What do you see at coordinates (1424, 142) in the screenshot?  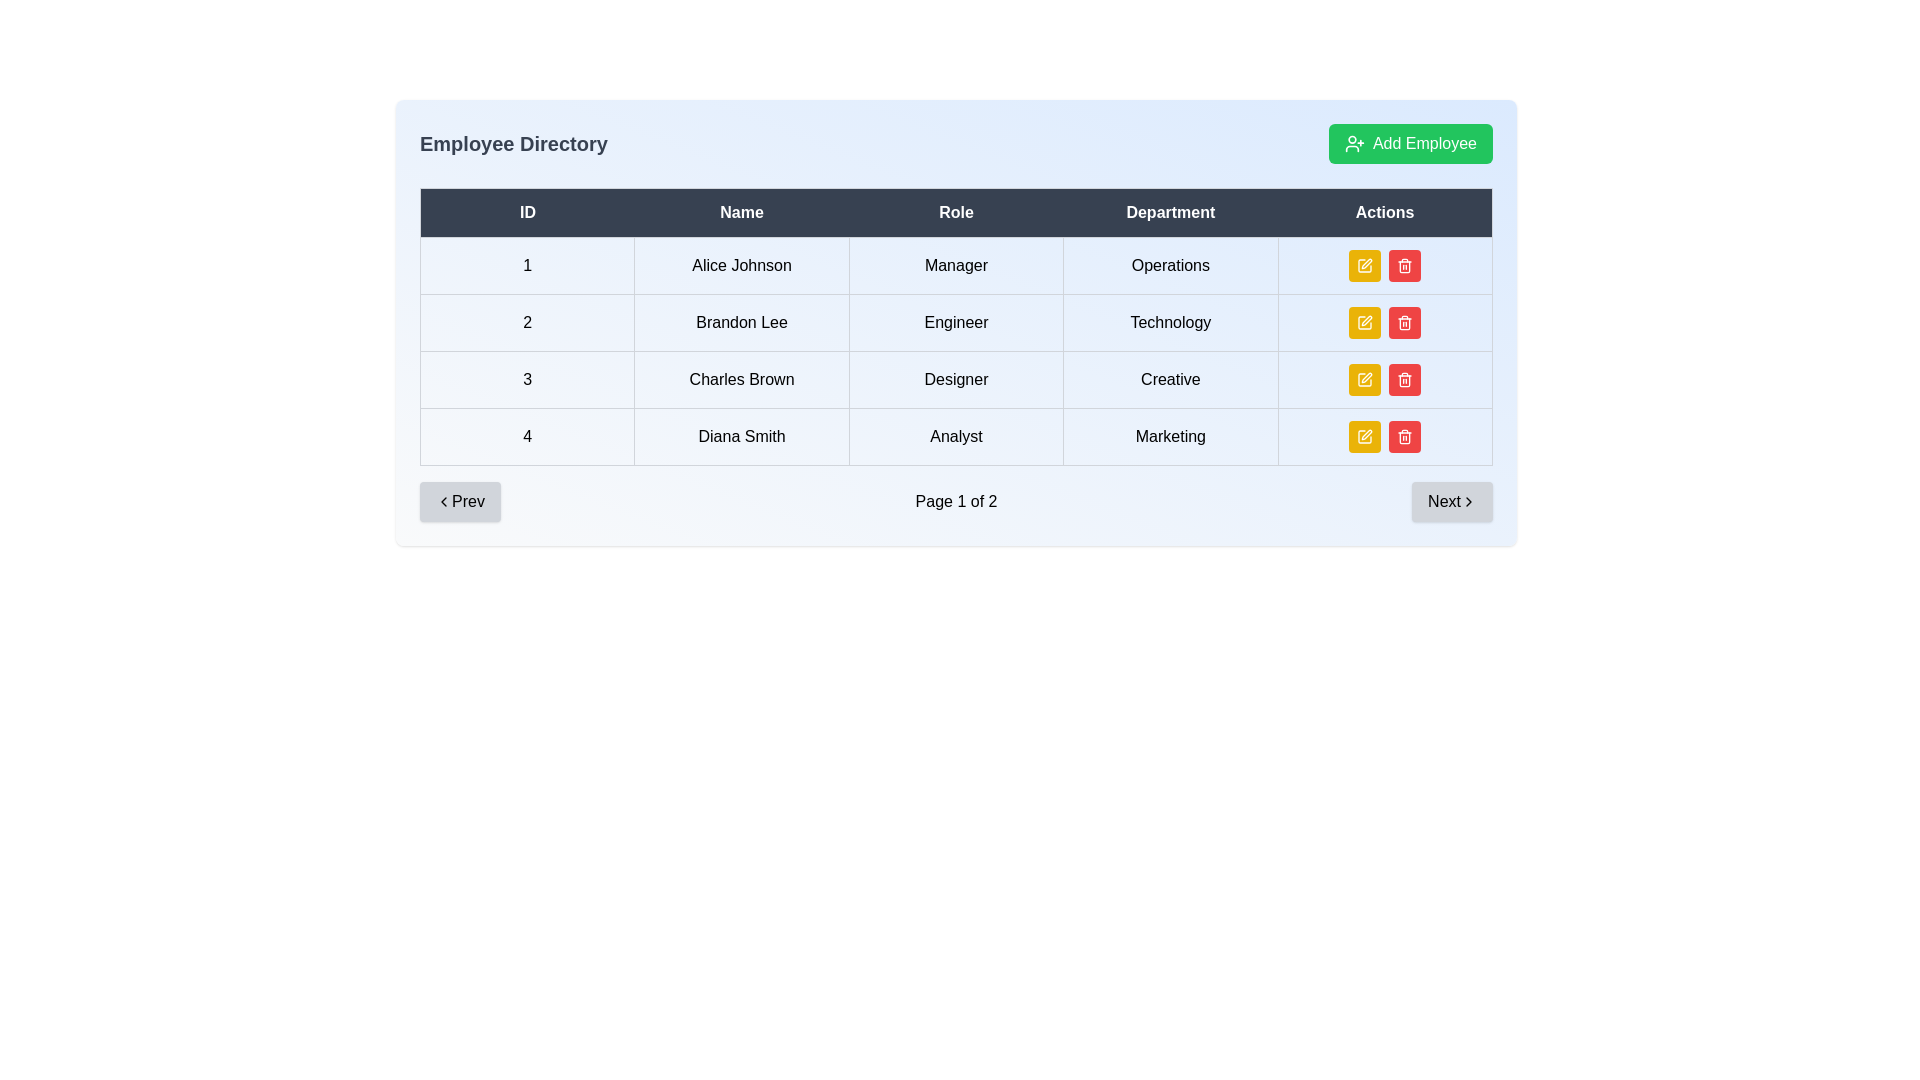 I see `the 'Add Employee' text label located on the green button in the top-right corner of the employee list header to trigger hover-specific effects` at bounding box center [1424, 142].